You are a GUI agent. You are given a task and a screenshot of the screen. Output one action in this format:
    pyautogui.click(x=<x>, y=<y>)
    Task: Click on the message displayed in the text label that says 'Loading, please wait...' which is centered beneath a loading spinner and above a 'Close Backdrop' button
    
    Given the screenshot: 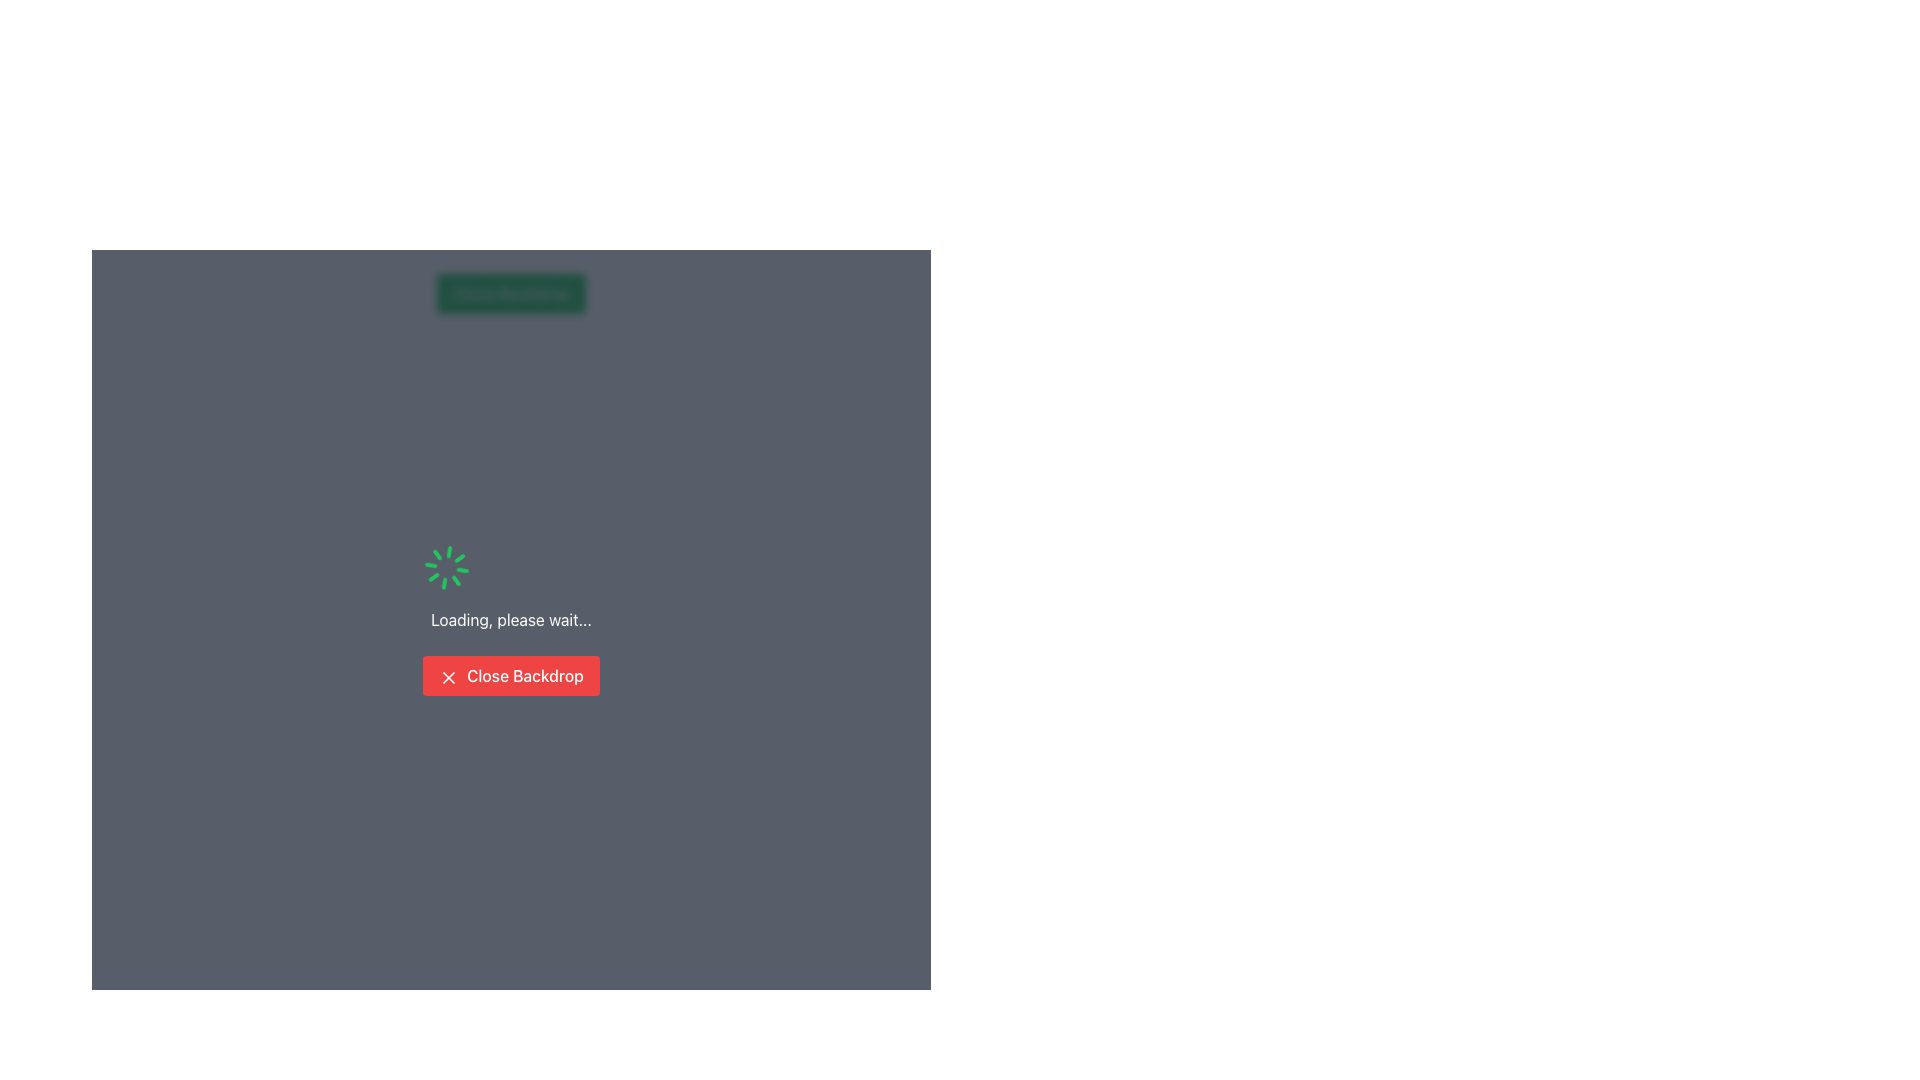 What is the action you would take?
    pyautogui.click(x=511, y=619)
    